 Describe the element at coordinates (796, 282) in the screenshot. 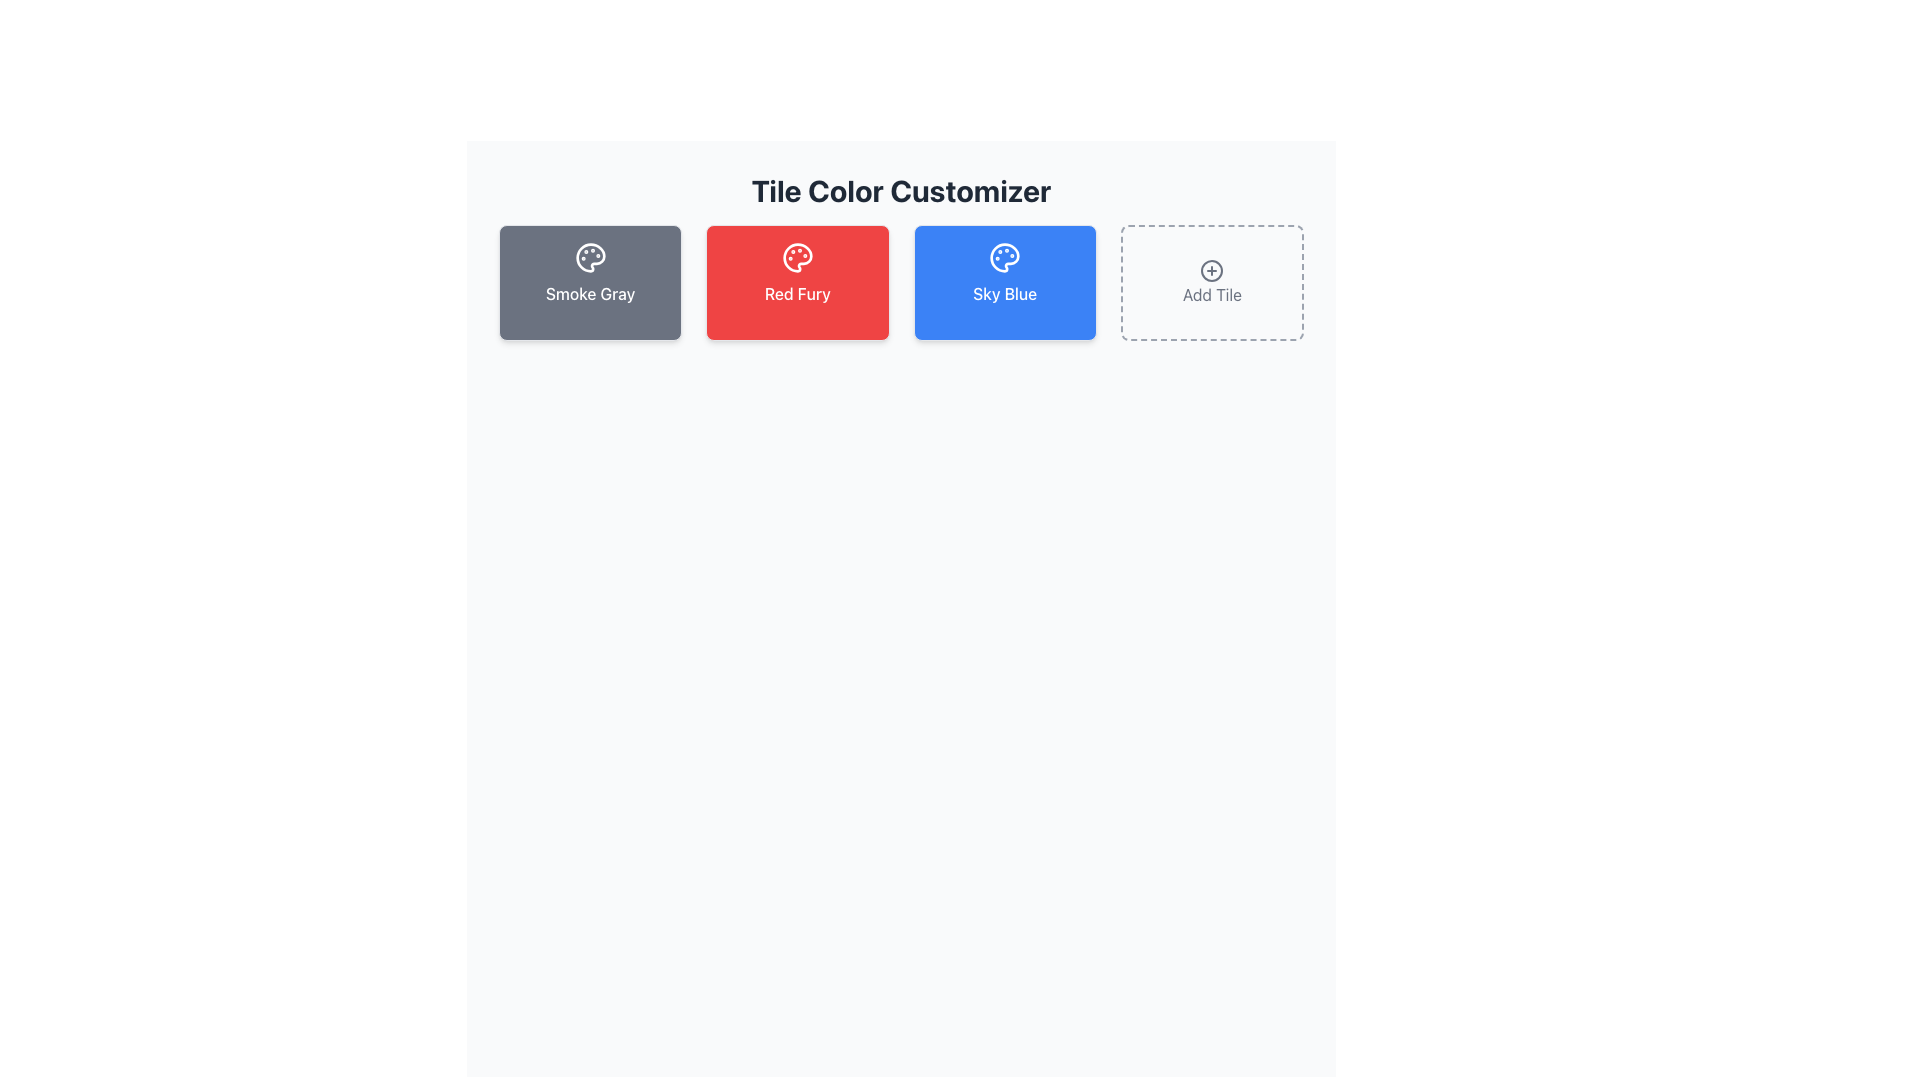

I see `the tile component with a red background and the text 'Red Fury'` at that location.